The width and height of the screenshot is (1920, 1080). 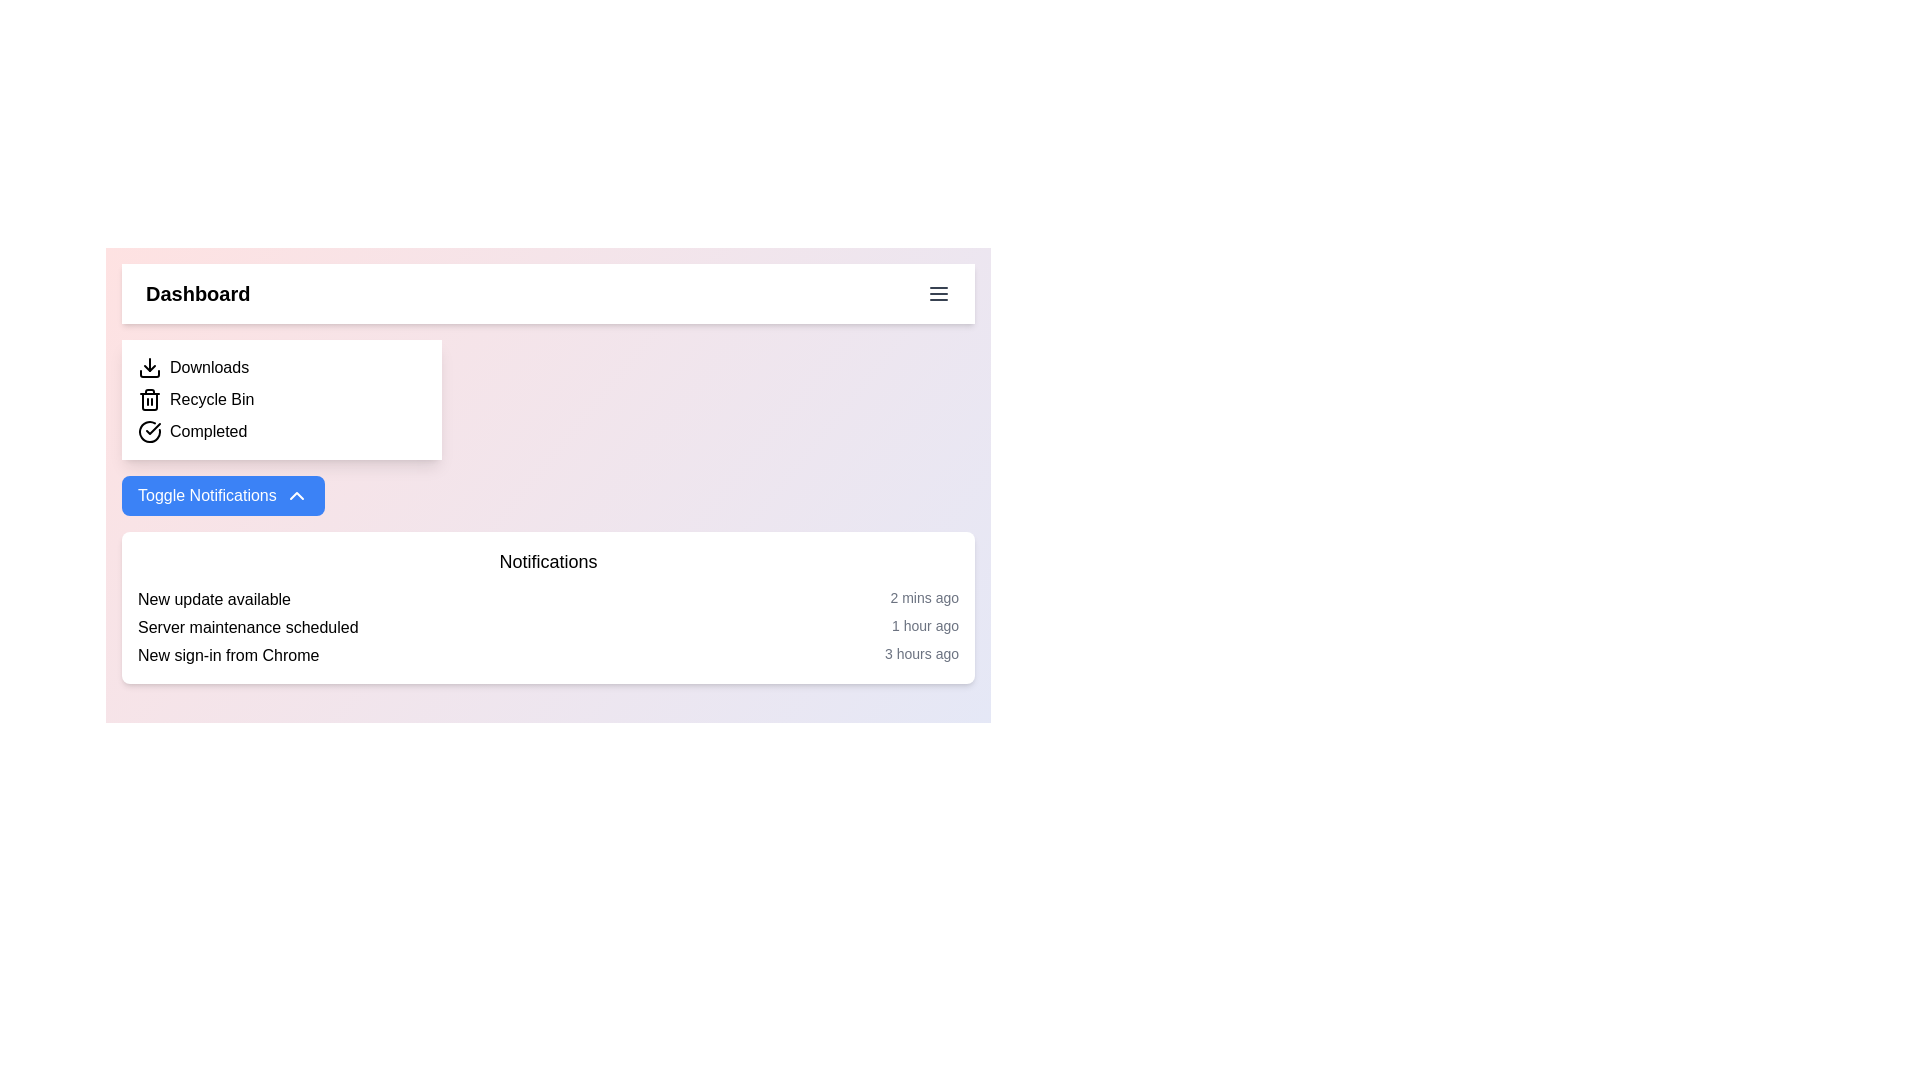 I want to click on the second notification in the vertical list that informs about a scheduled server maintenance that occurred 1 hour ago, so click(x=548, y=627).